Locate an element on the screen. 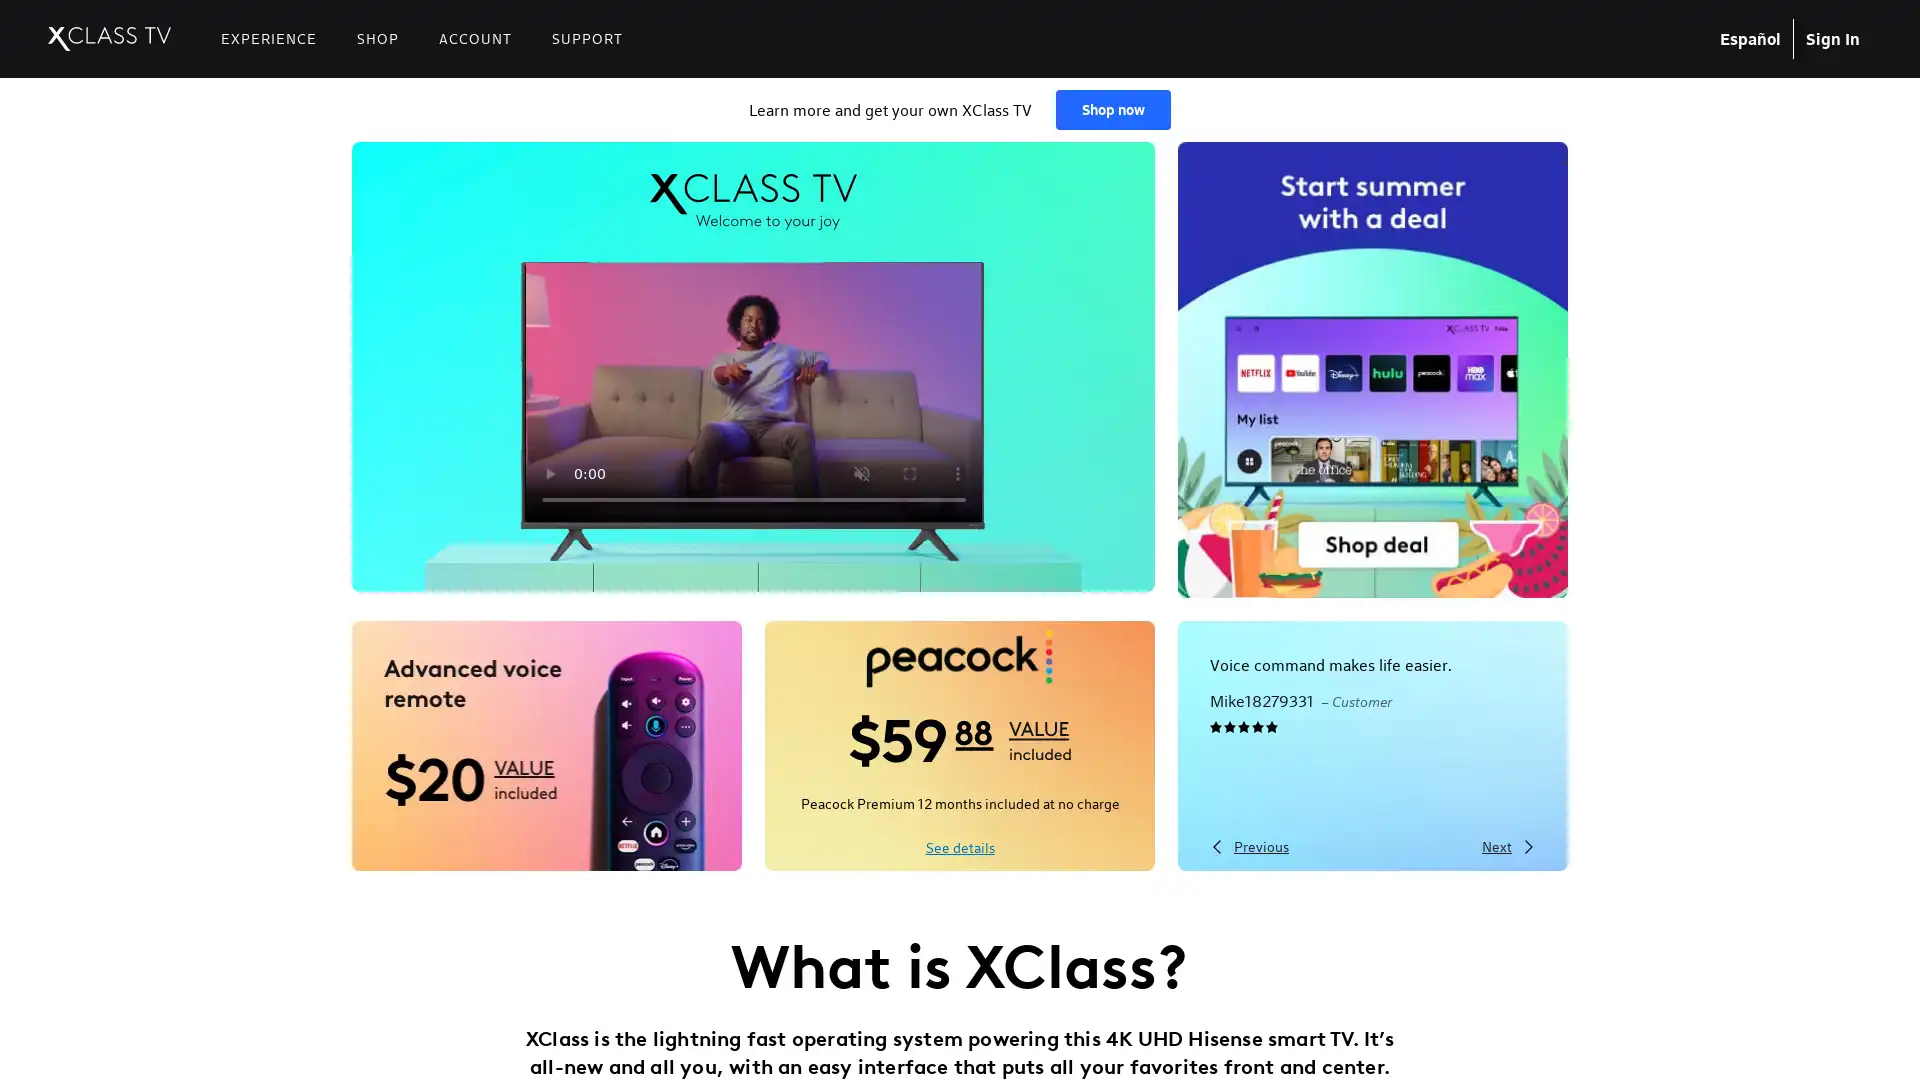 Image resolution: width=1920 pixels, height=1080 pixels. unmute is located at coordinates (860, 474).